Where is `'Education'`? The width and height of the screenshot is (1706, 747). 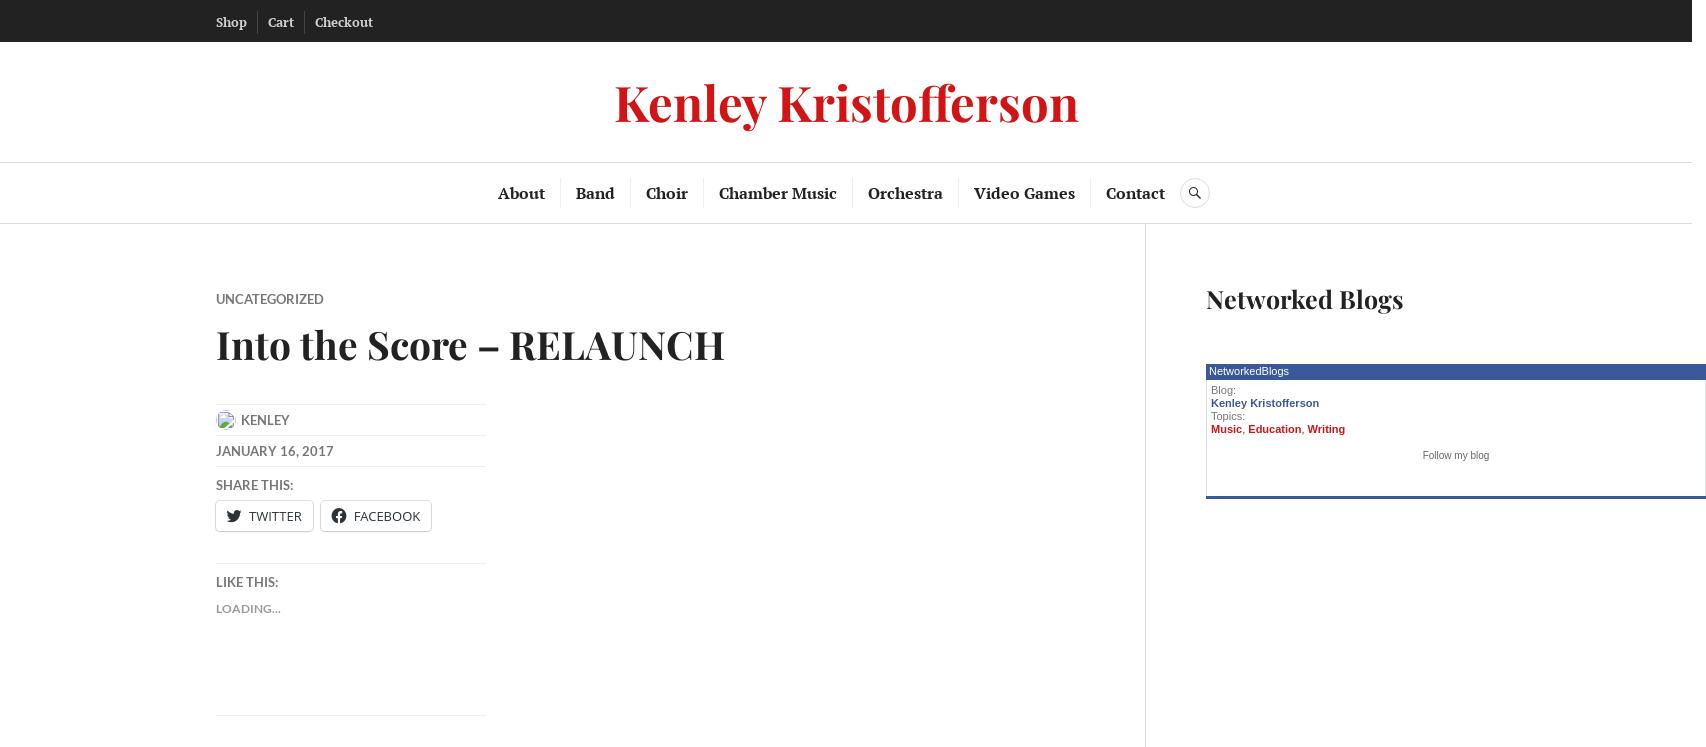 'Education' is located at coordinates (1274, 429).